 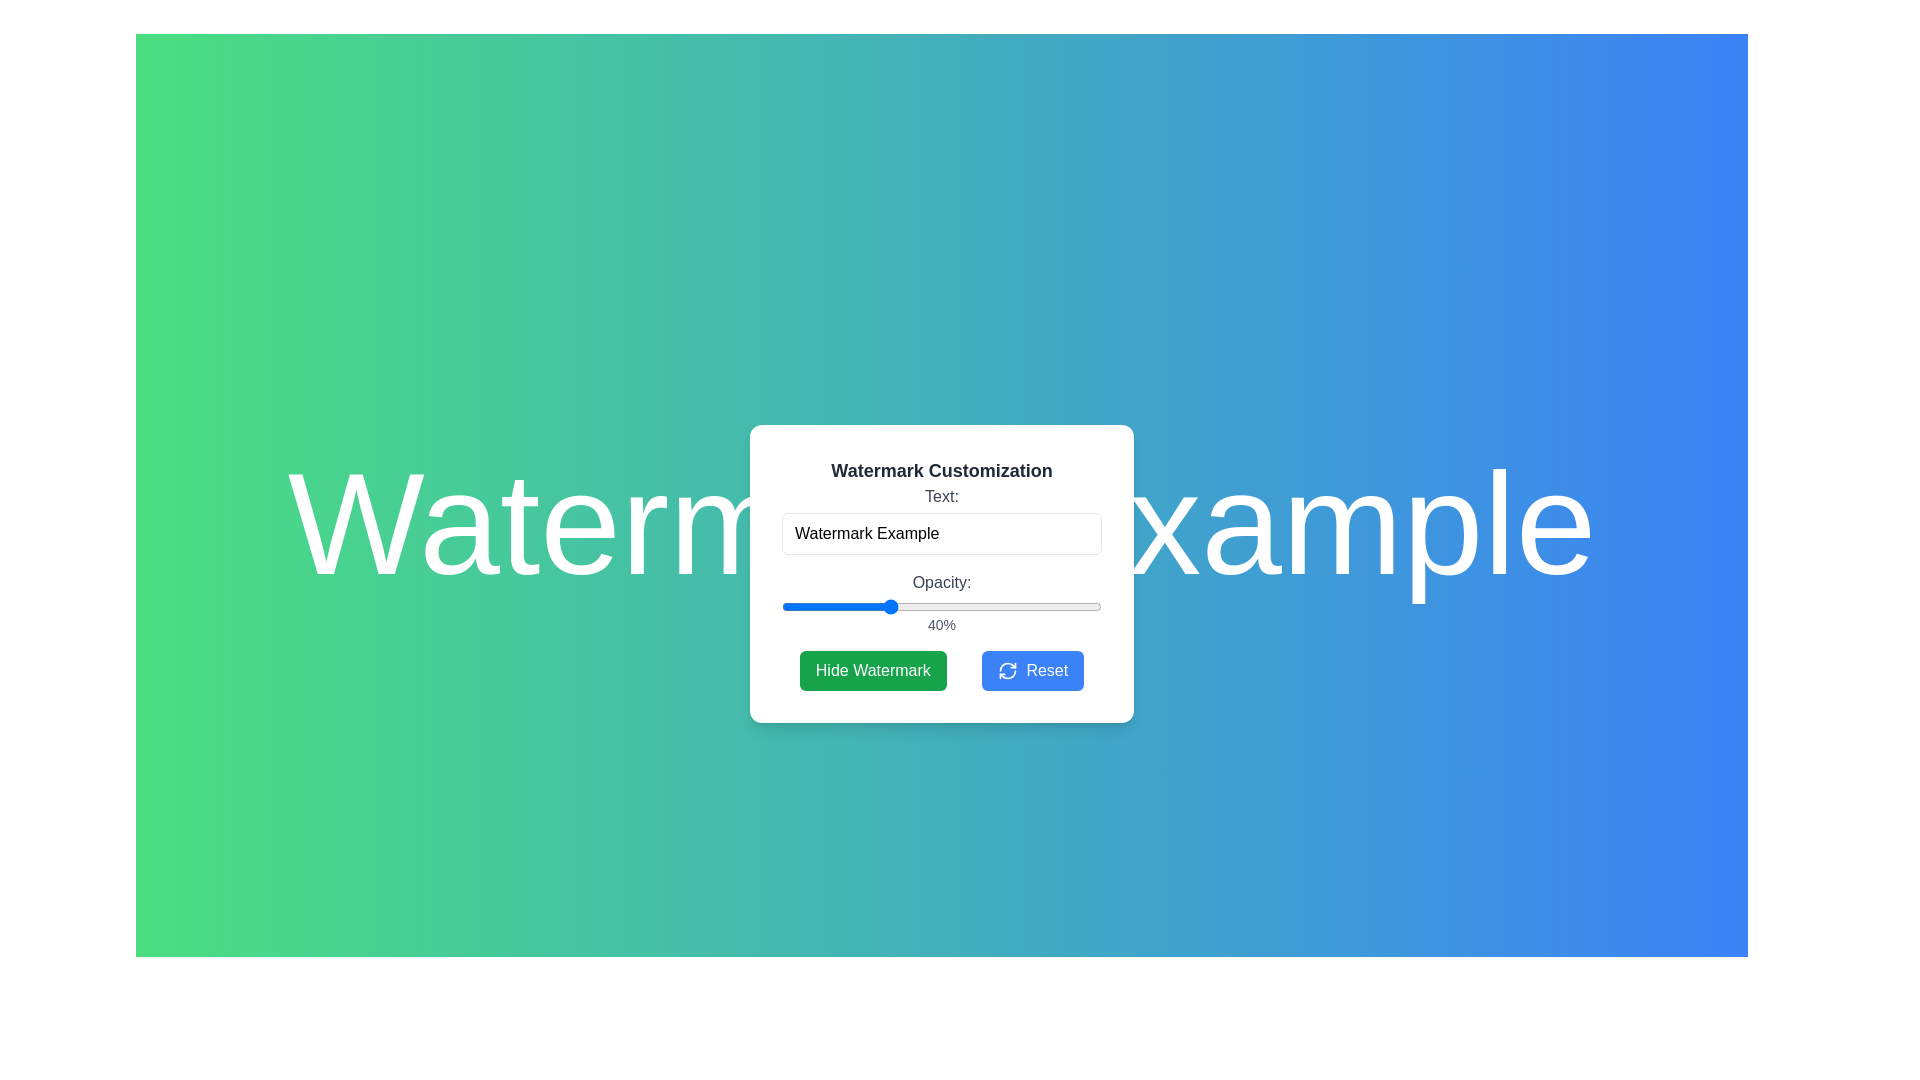 What do you see at coordinates (863, 605) in the screenshot?
I see `opacity` at bounding box center [863, 605].